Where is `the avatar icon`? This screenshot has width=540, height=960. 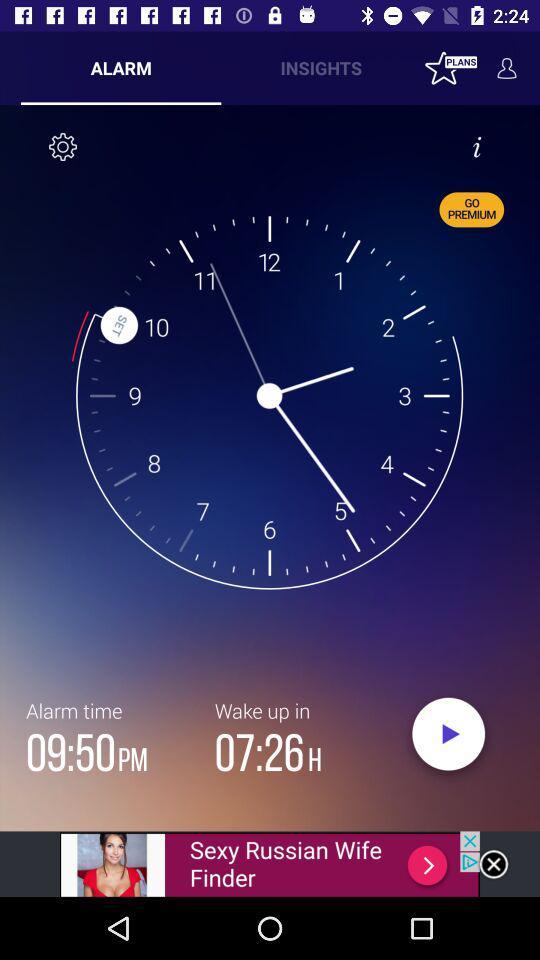
the avatar icon is located at coordinates (507, 68).